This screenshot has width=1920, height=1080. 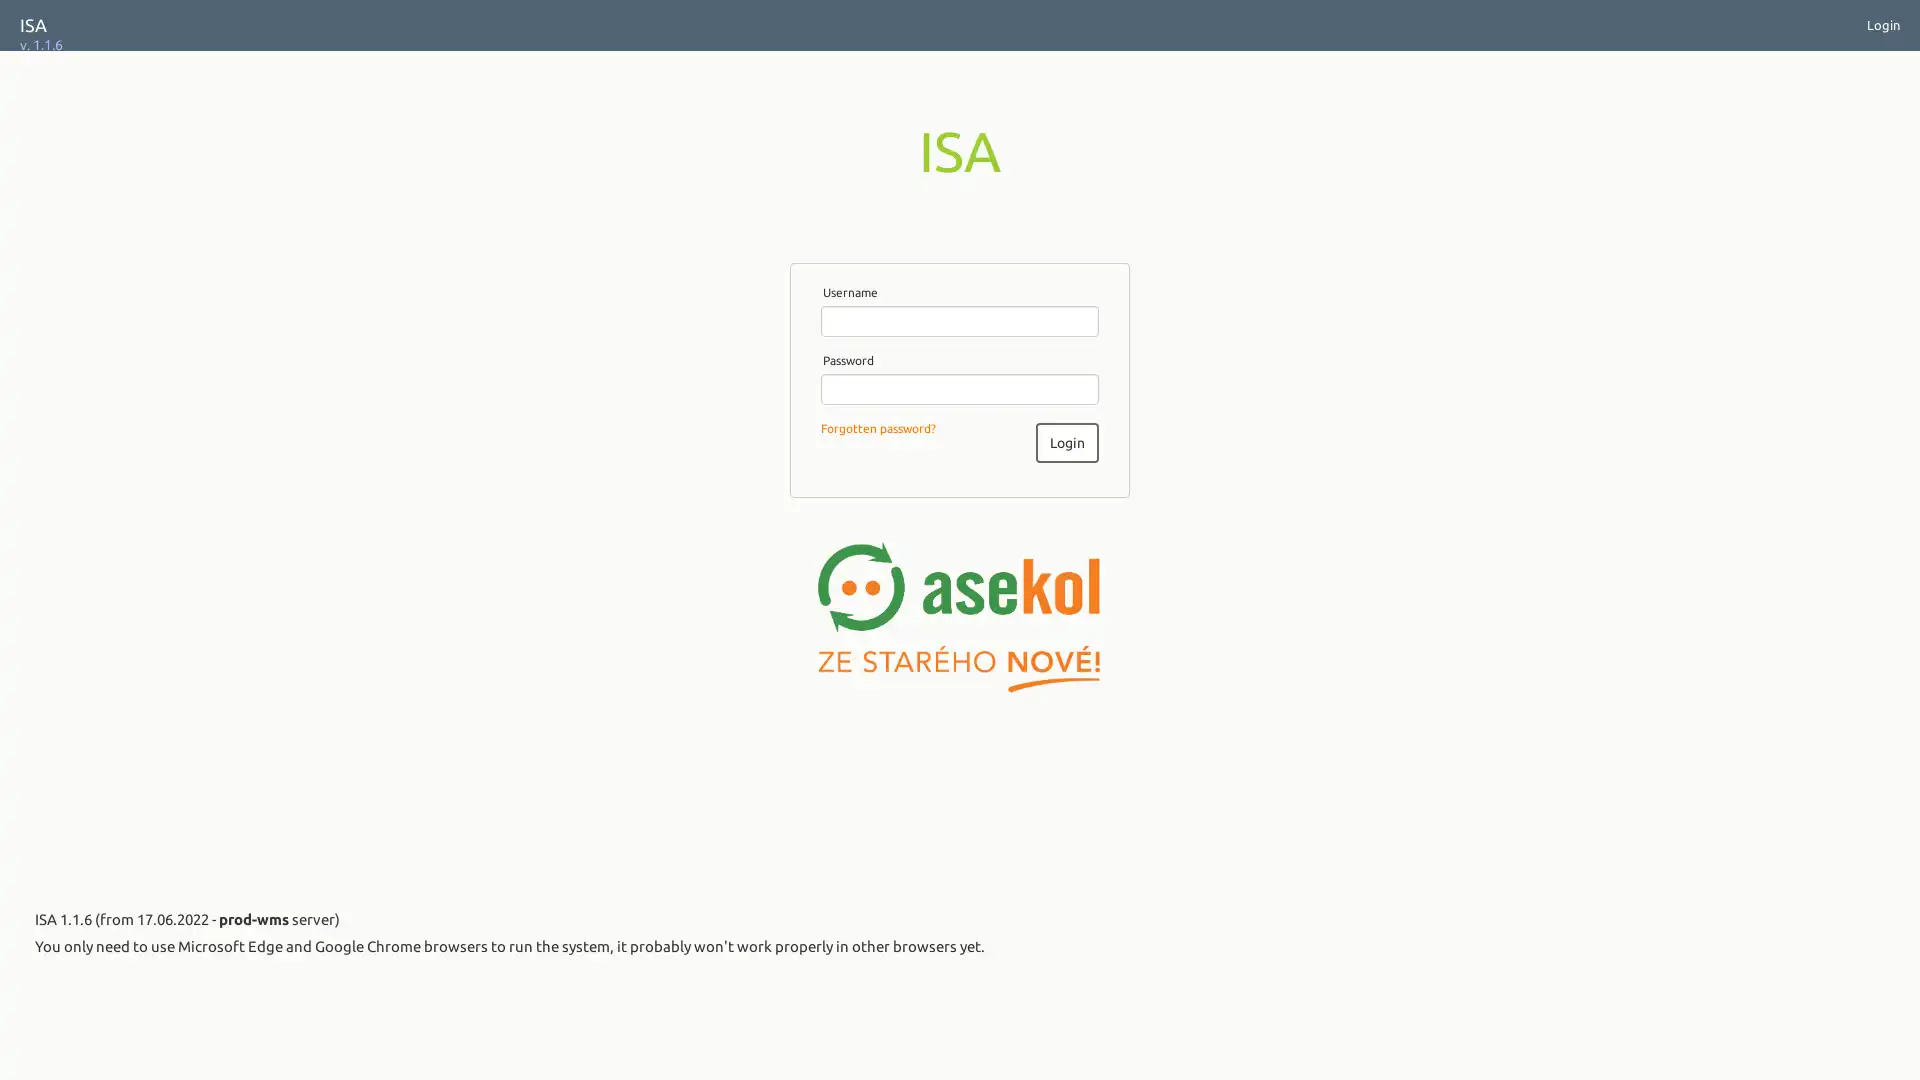 I want to click on Login, so click(x=1065, y=441).